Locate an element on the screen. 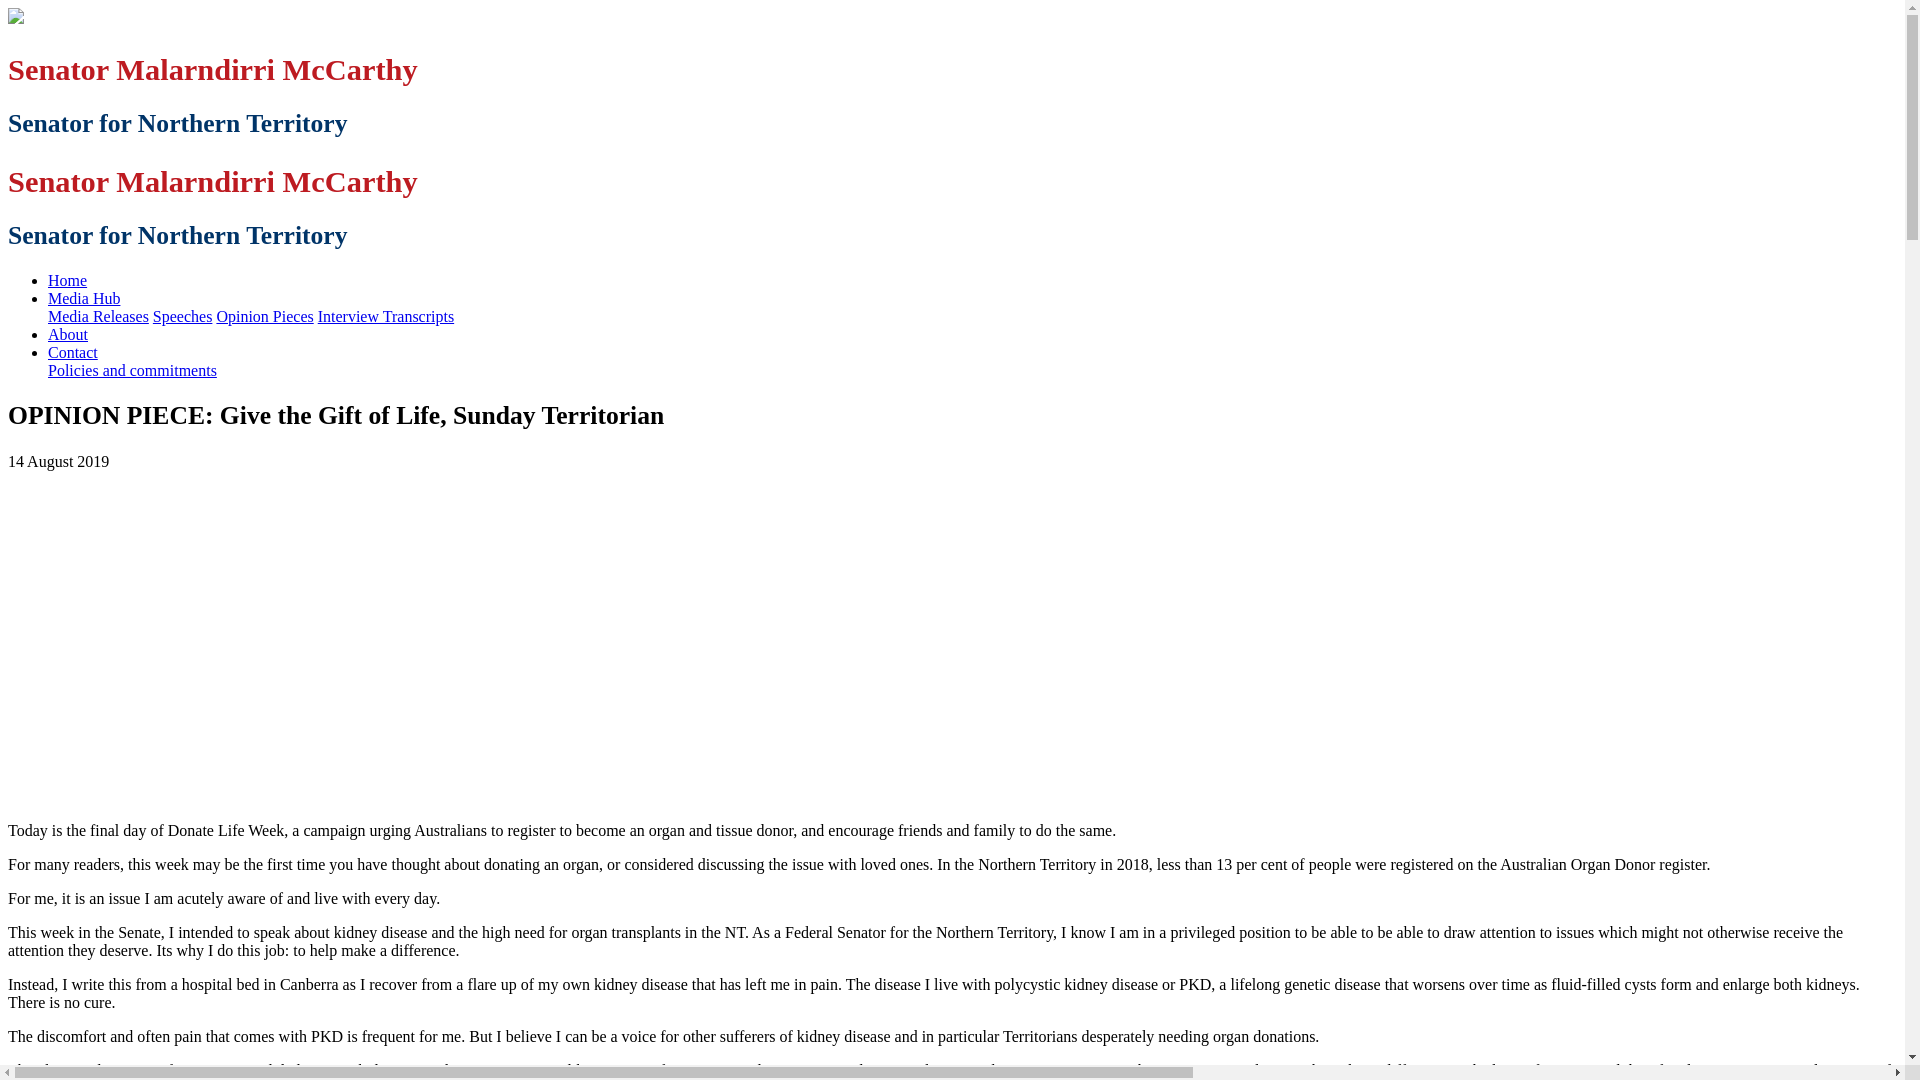 Image resolution: width=1920 pixels, height=1080 pixels. 'Media Releases' is located at coordinates (97, 315).